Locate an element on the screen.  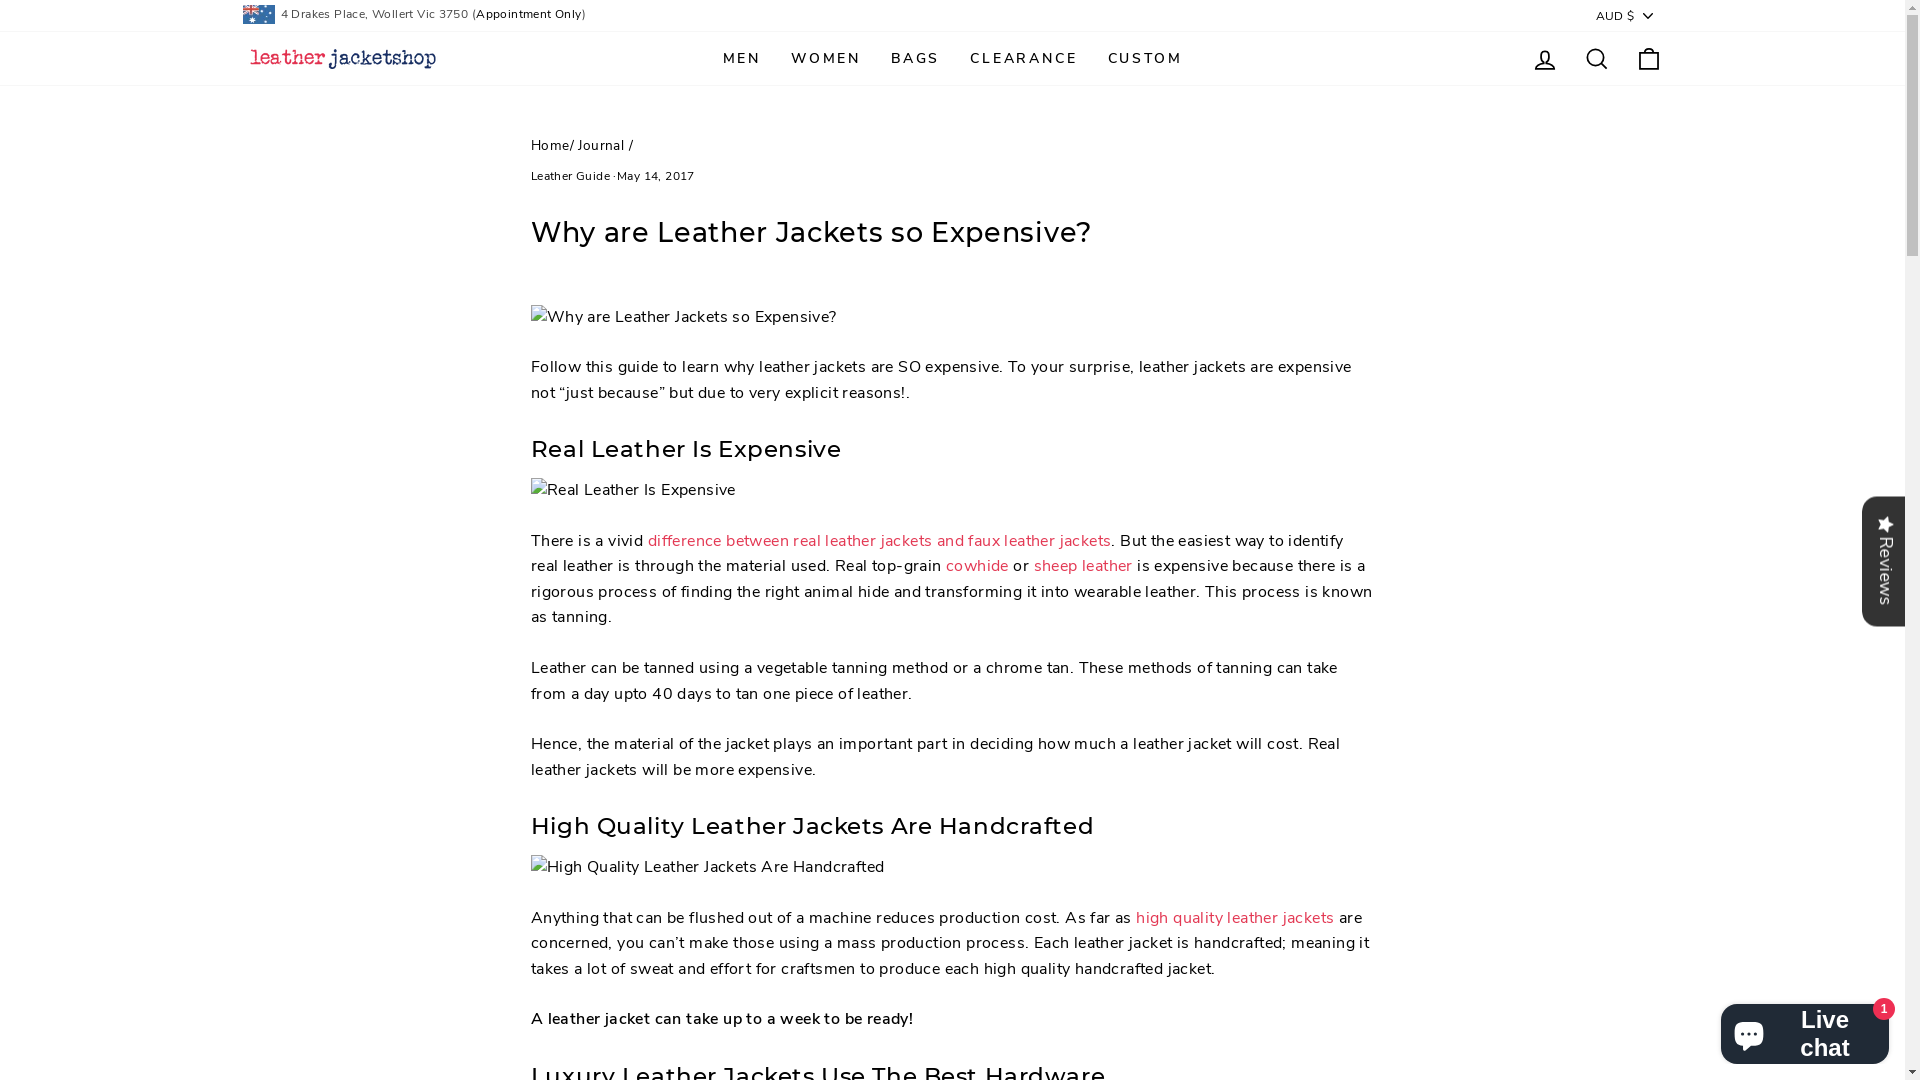
'Home' is located at coordinates (550, 144).